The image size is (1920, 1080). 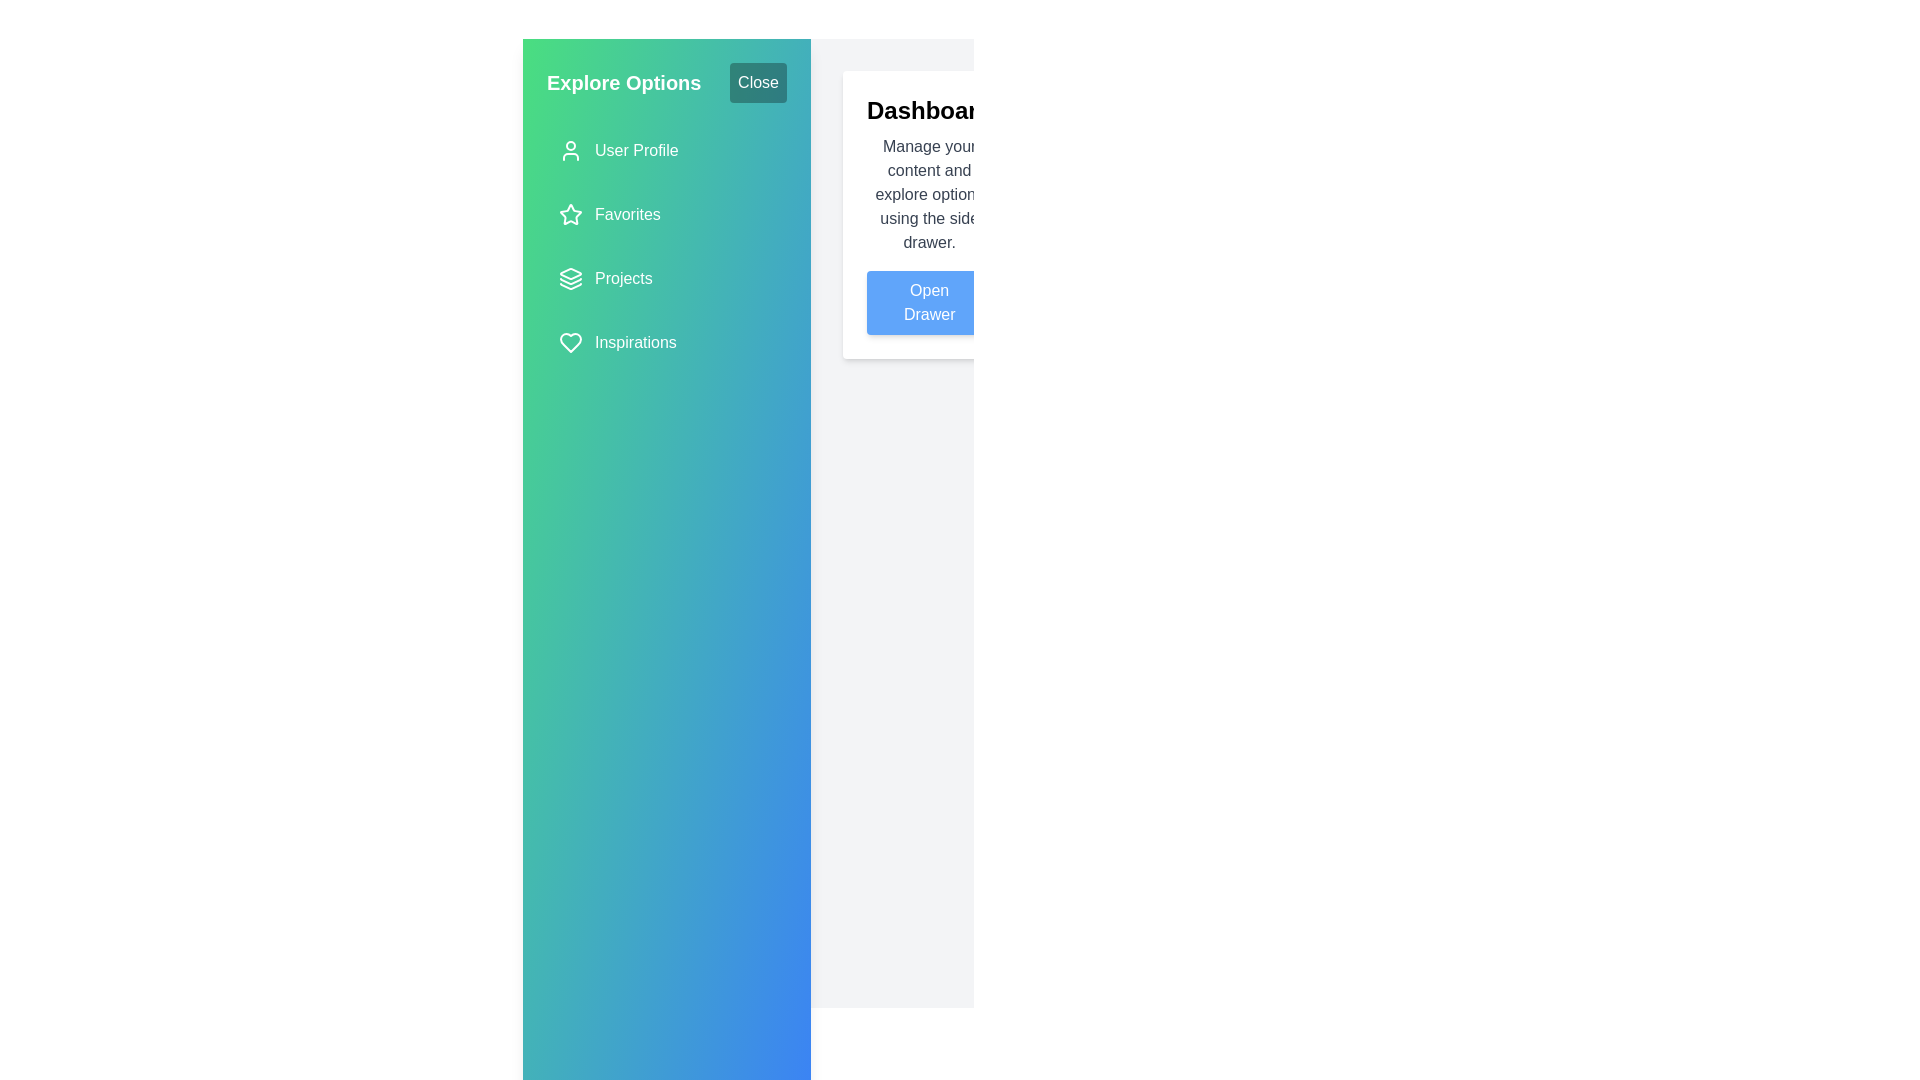 I want to click on the 'Open Drawer' button to open the drawer, so click(x=928, y=303).